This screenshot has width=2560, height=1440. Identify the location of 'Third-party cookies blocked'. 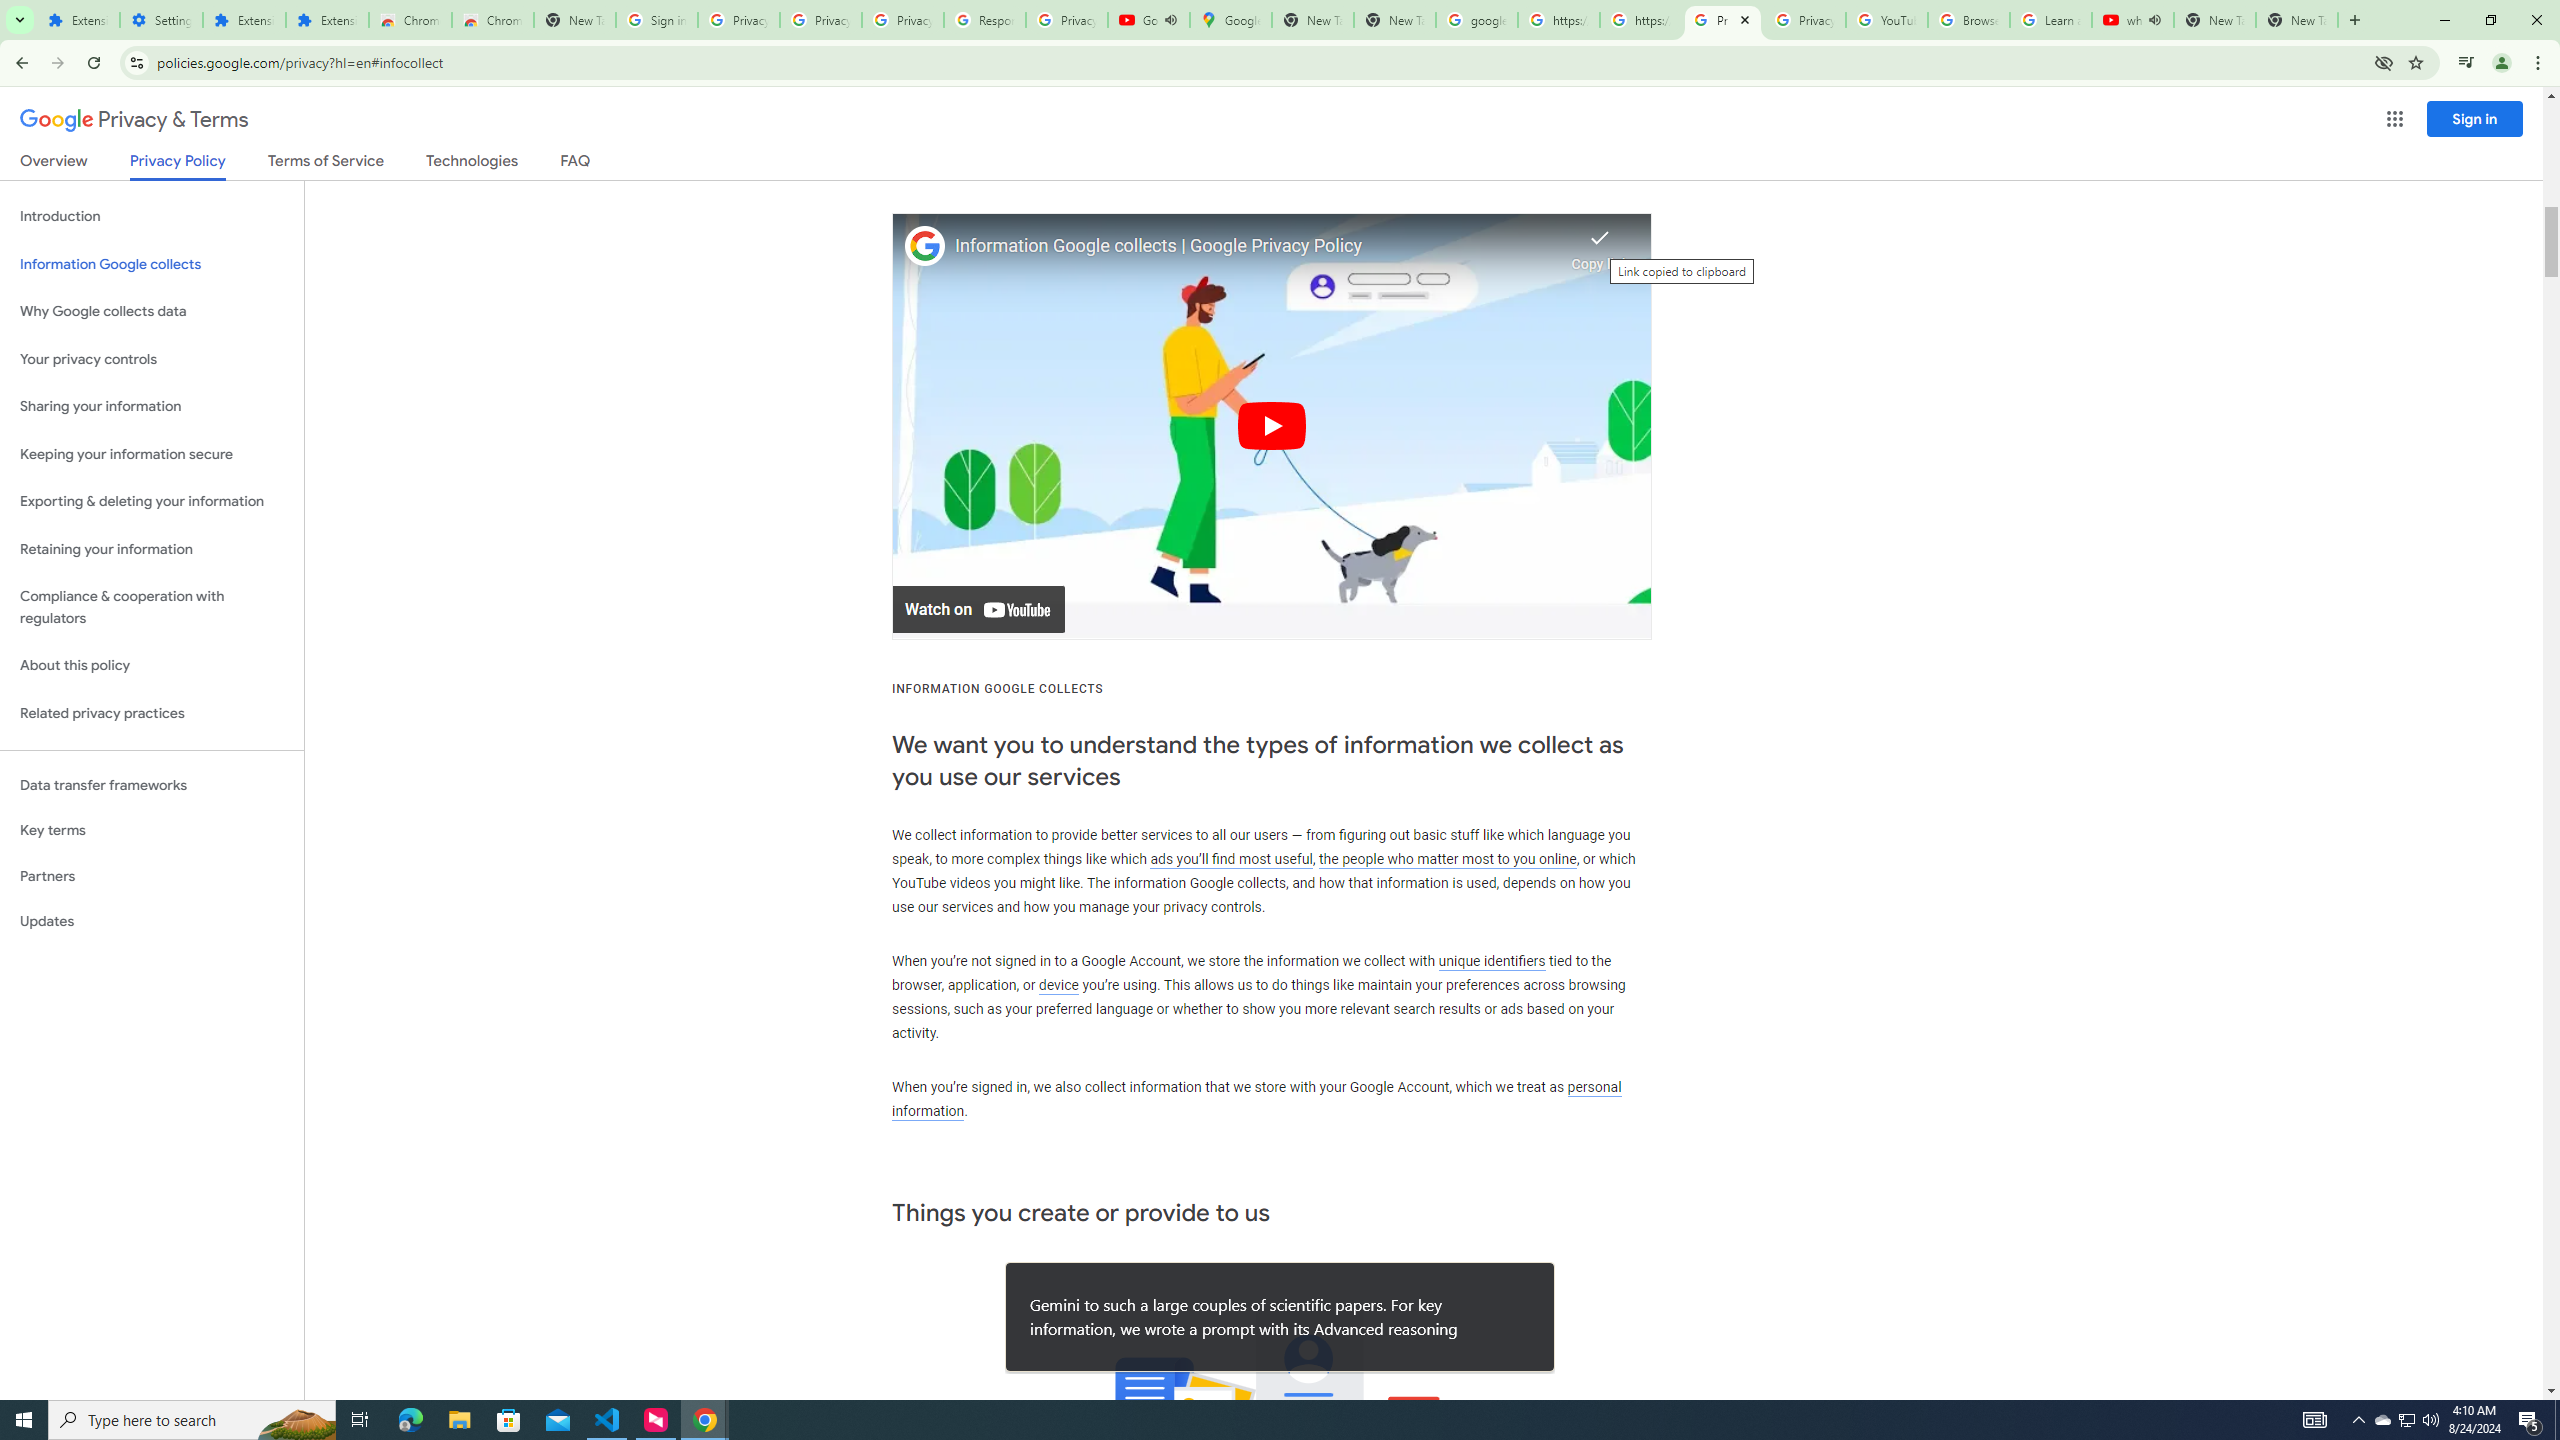
(2384, 61).